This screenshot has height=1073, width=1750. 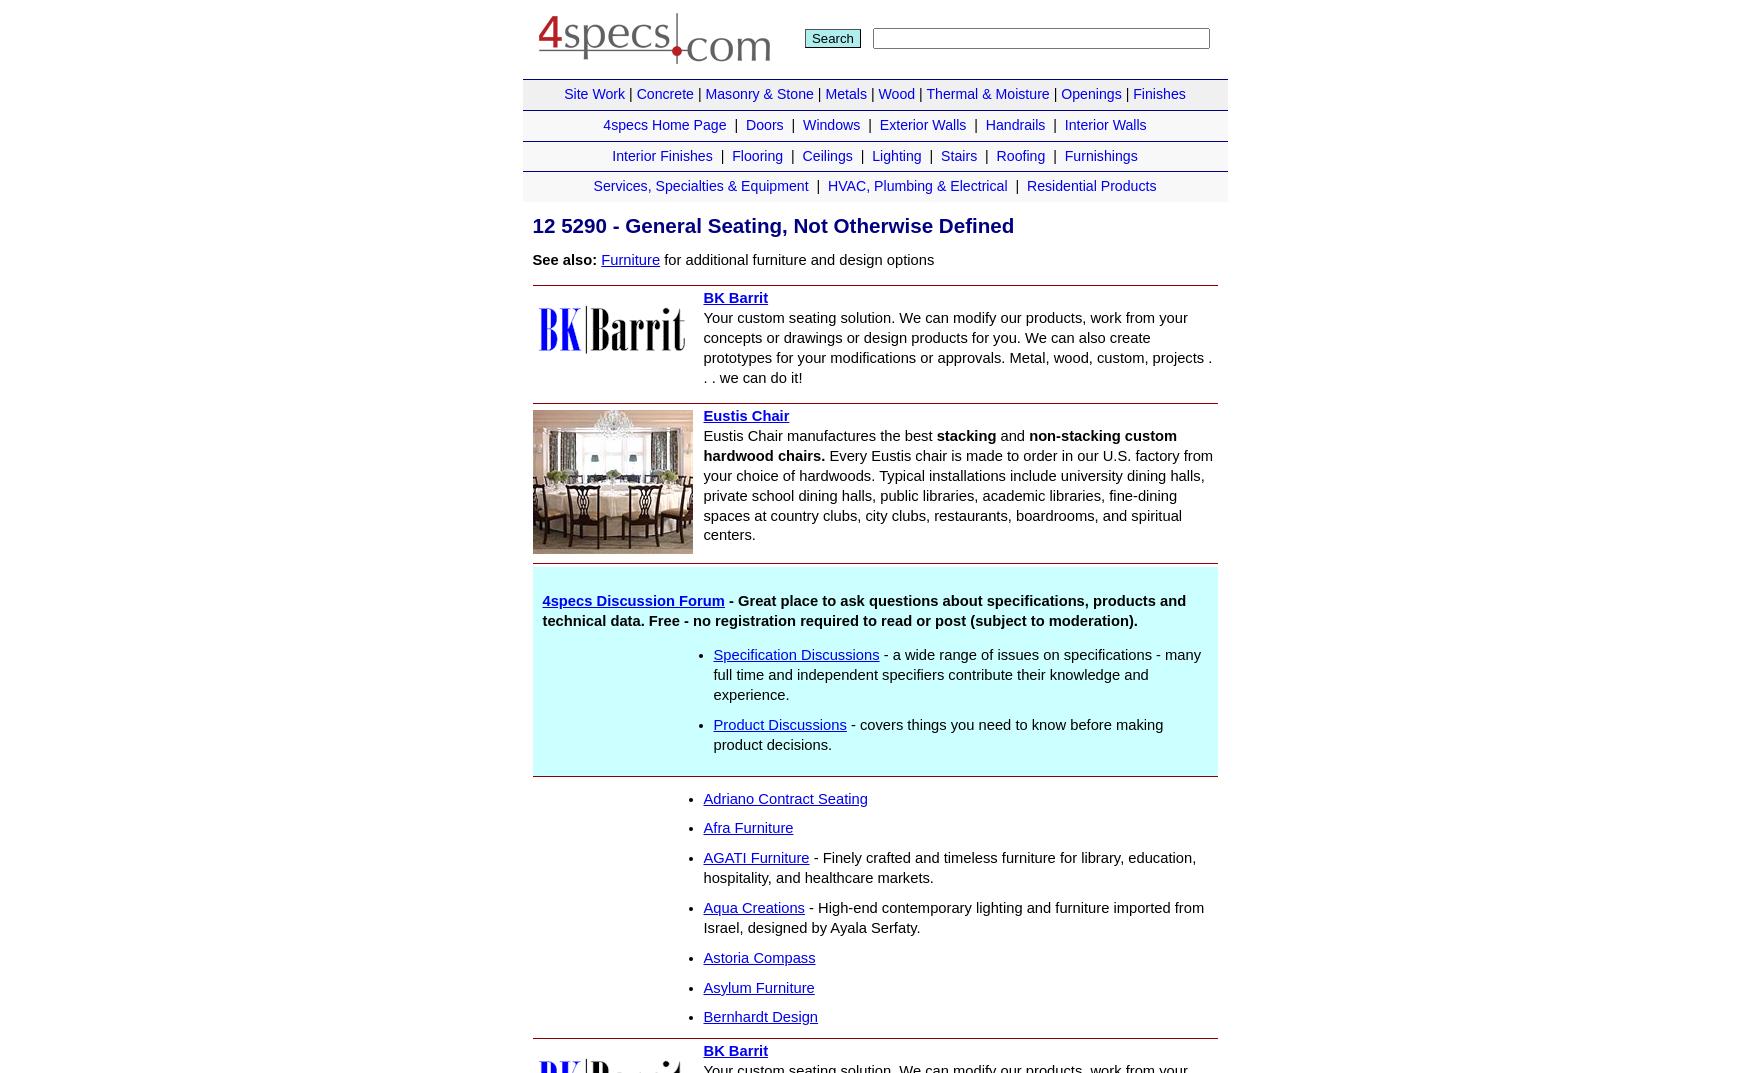 What do you see at coordinates (663, 123) in the screenshot?
I see `'4specs Home Page'` at bounding box center [663, 123].